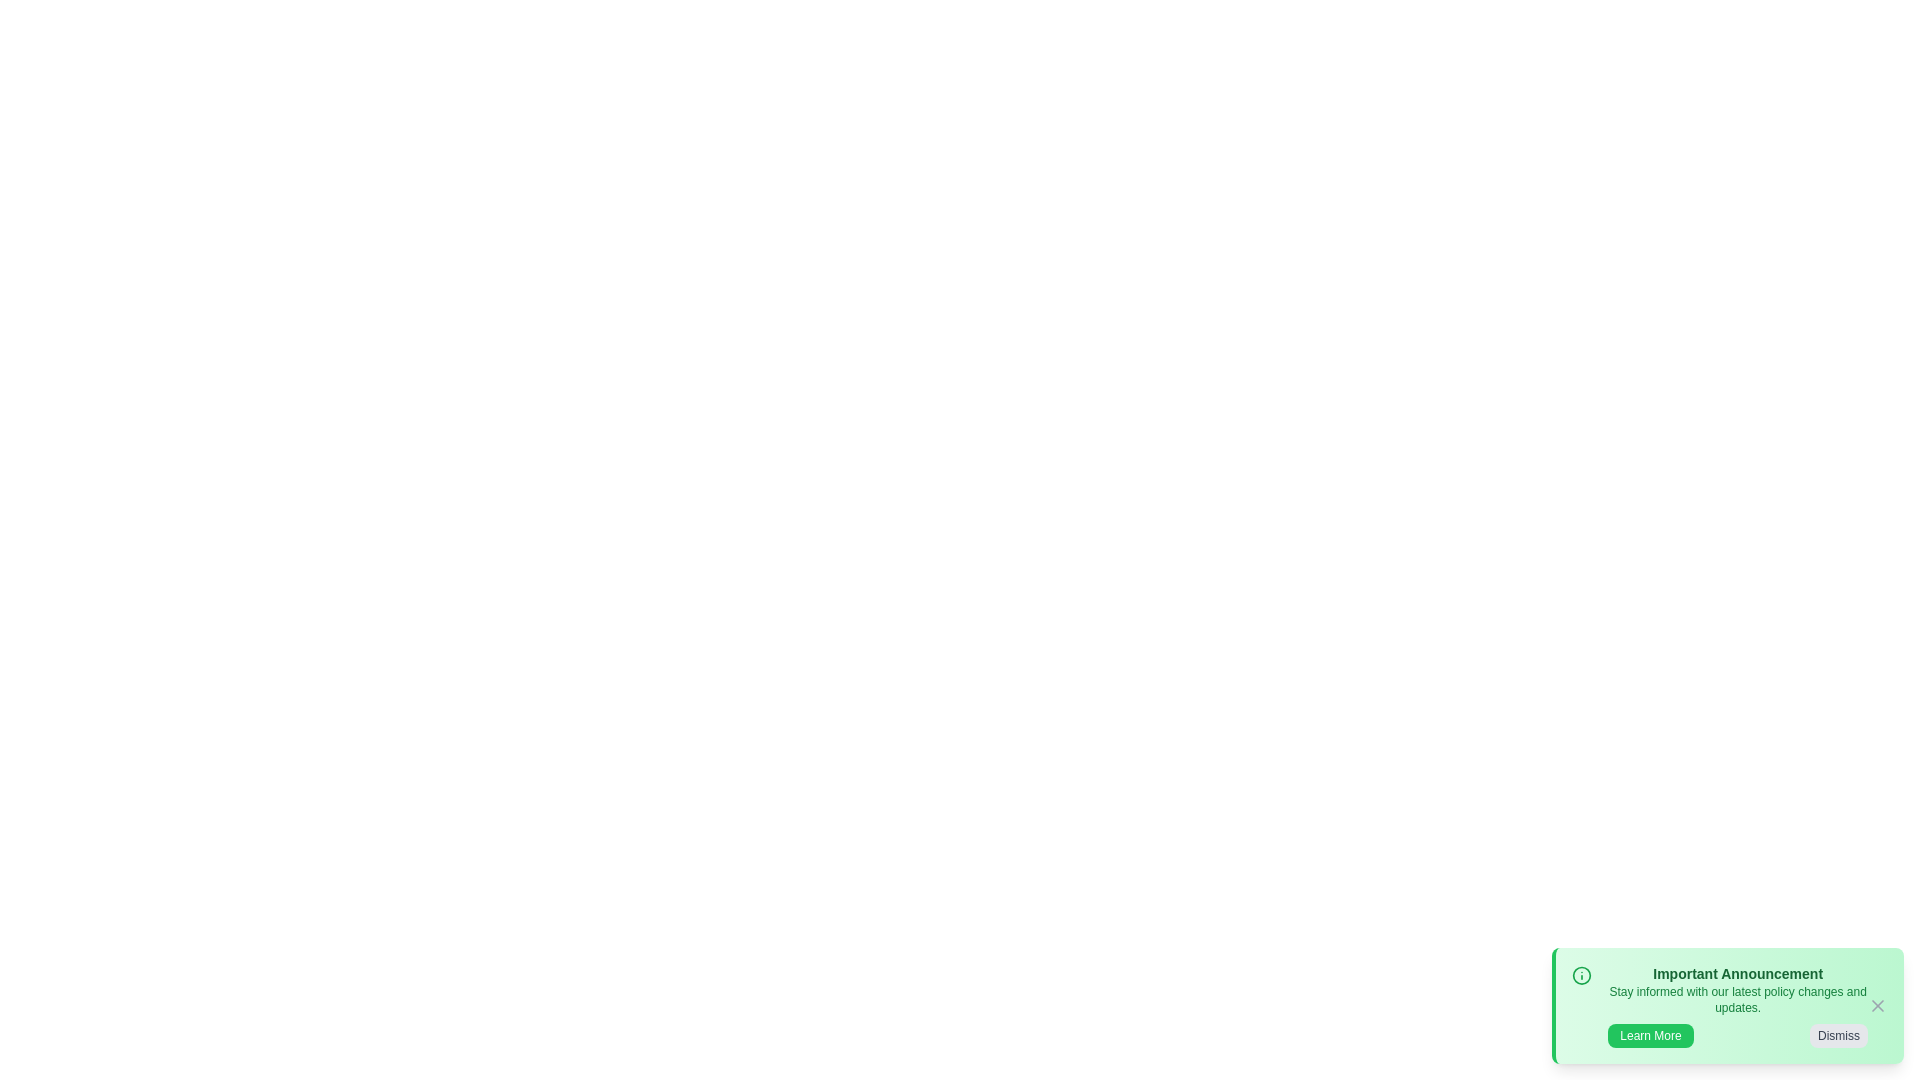 The height and width of the screenshot is (1080, 1920). I want to click on 'X' icon to close the announcement, so click(1876, 1006).